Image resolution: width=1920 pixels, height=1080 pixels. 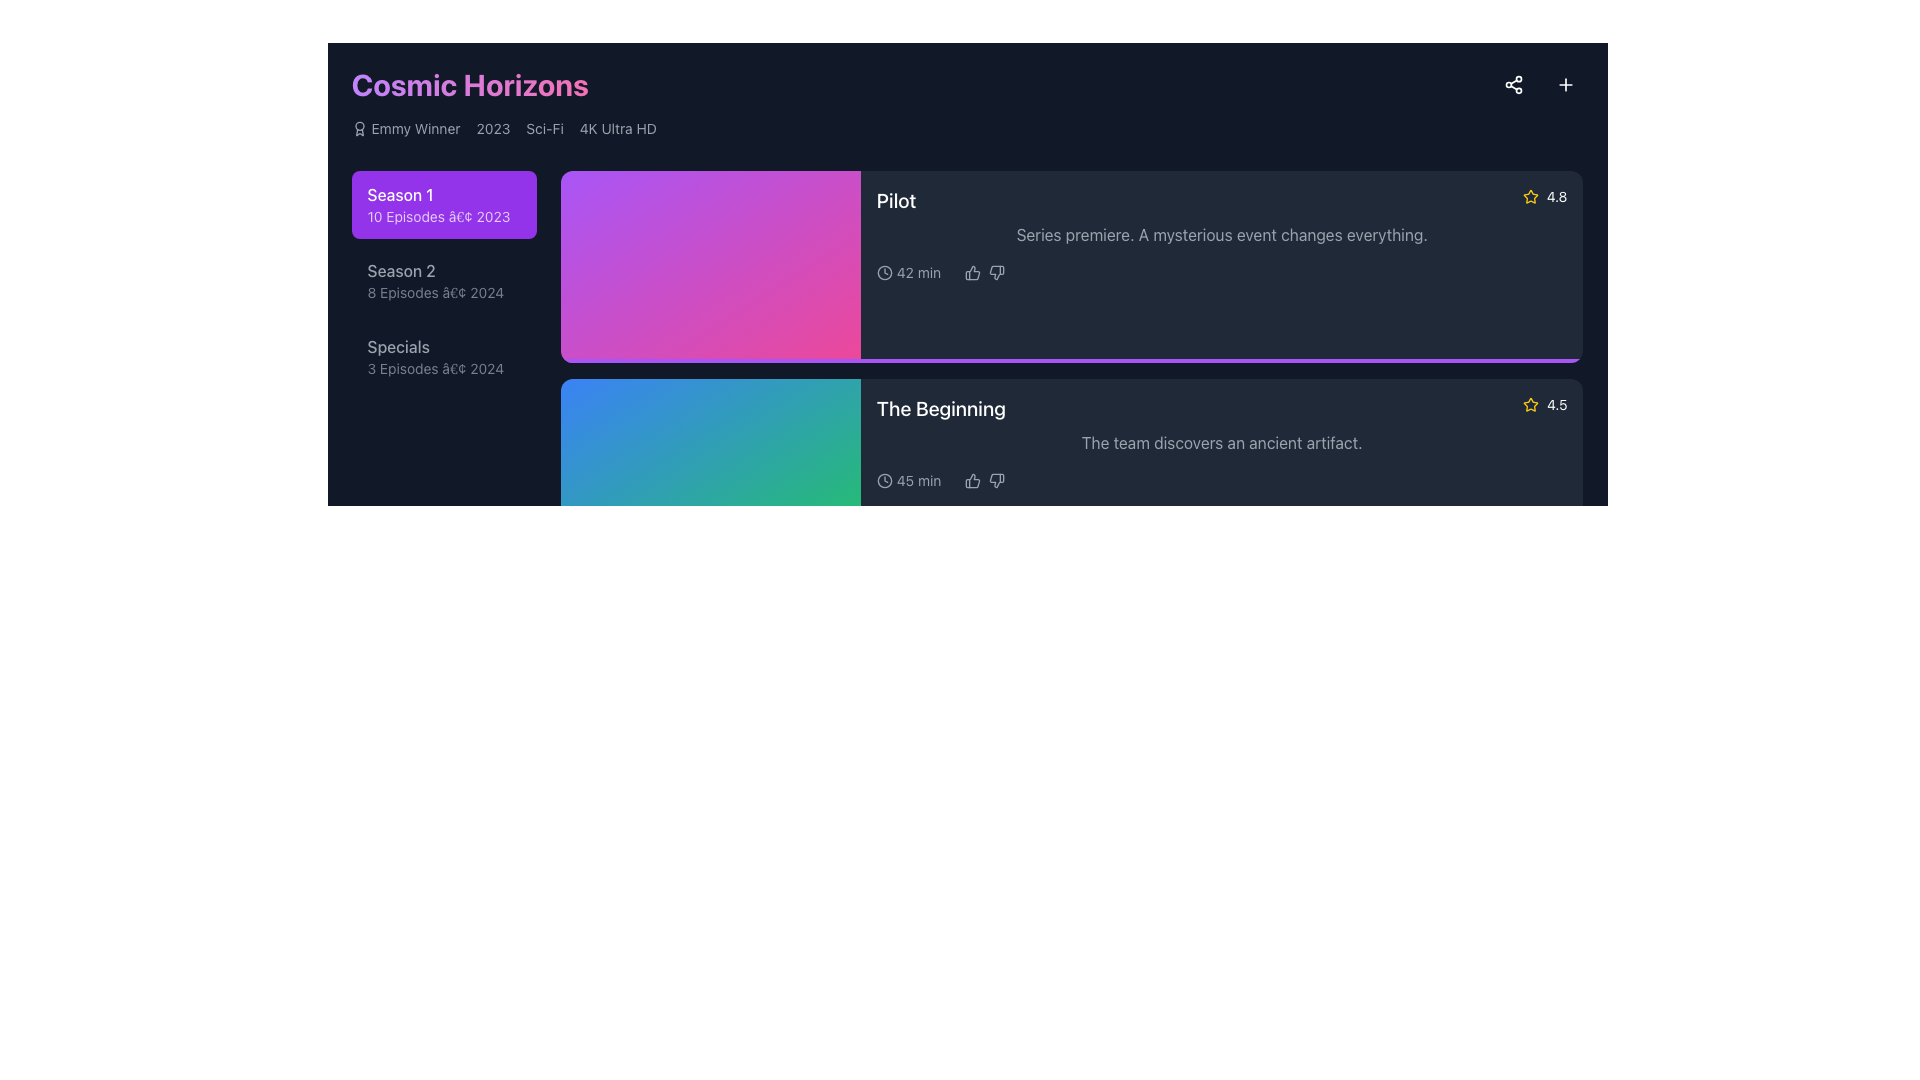 I want to click on the thumbs-up icon in the interactive icon group to like the episode 'The Beginning', so click(x=985, y=481).